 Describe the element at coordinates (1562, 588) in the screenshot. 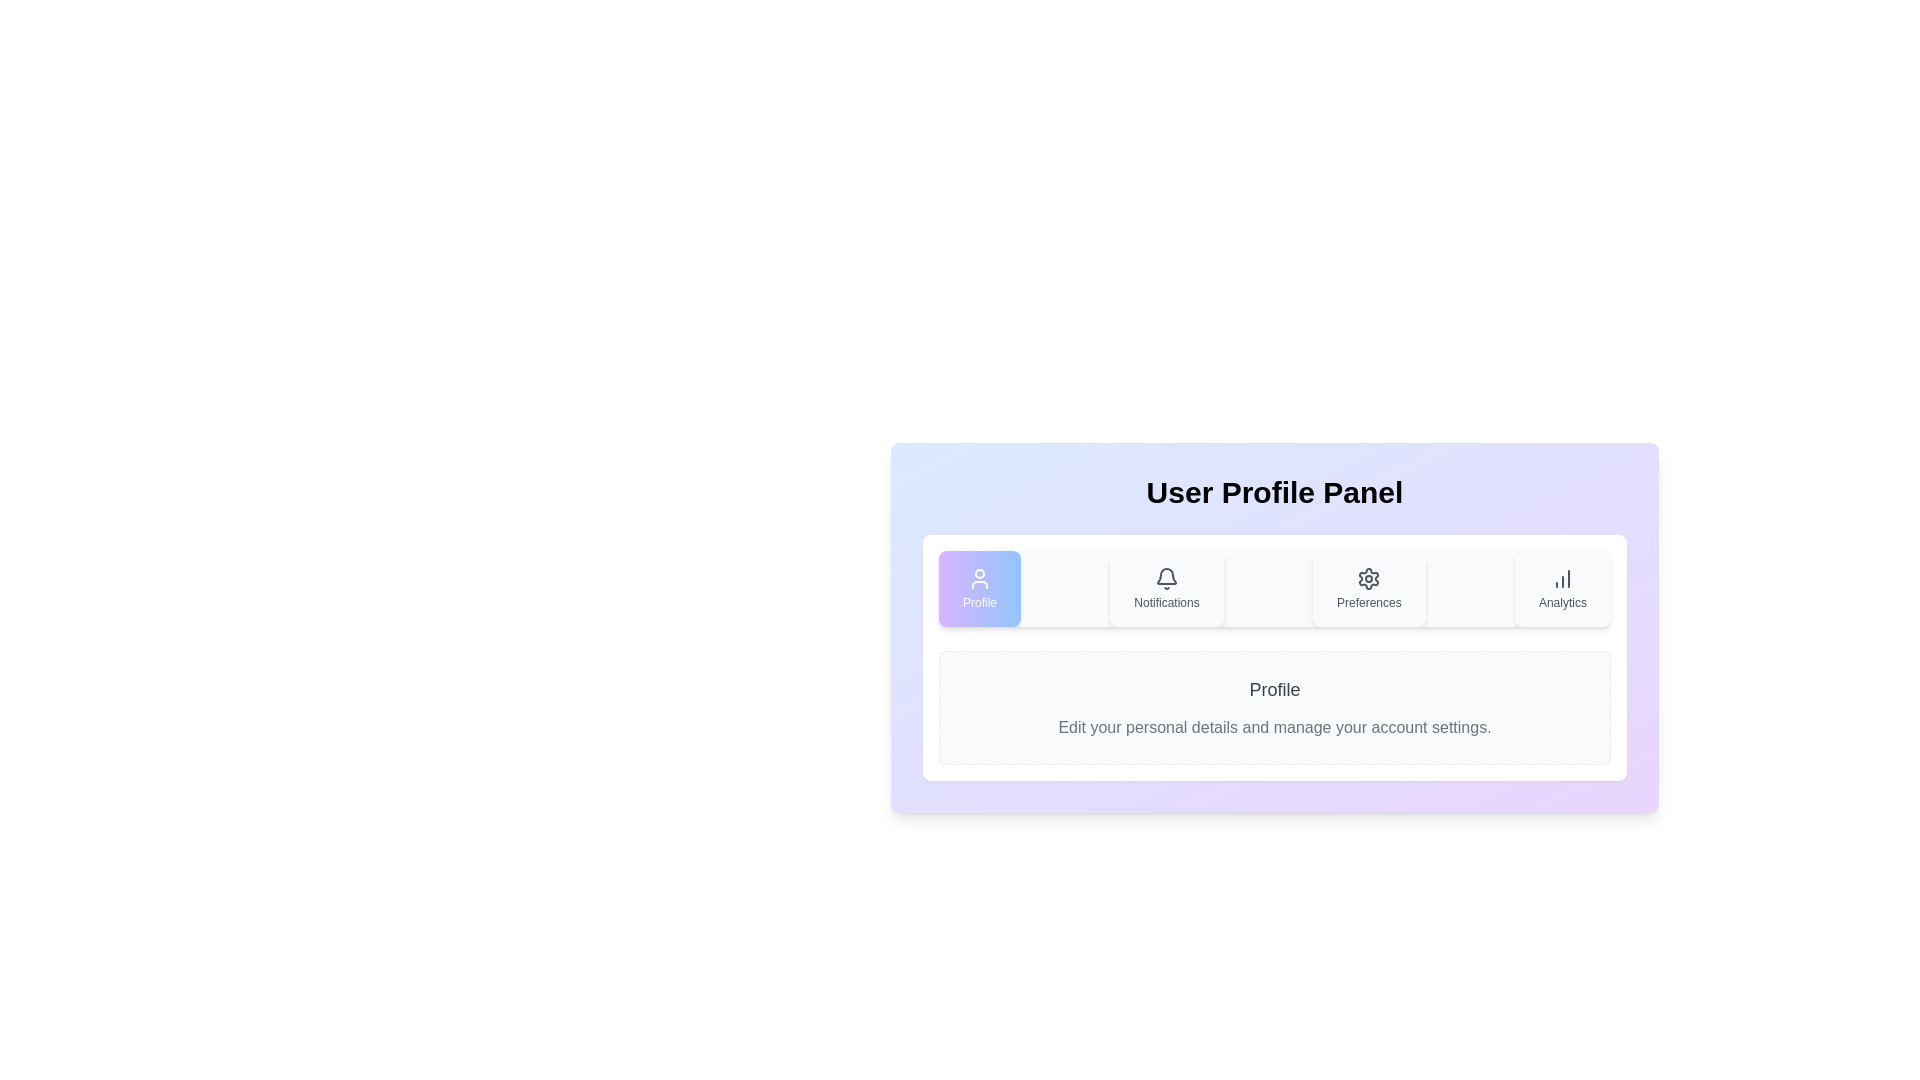

I see `the tab labeled Analytics to preview its interactive effect` at that location.